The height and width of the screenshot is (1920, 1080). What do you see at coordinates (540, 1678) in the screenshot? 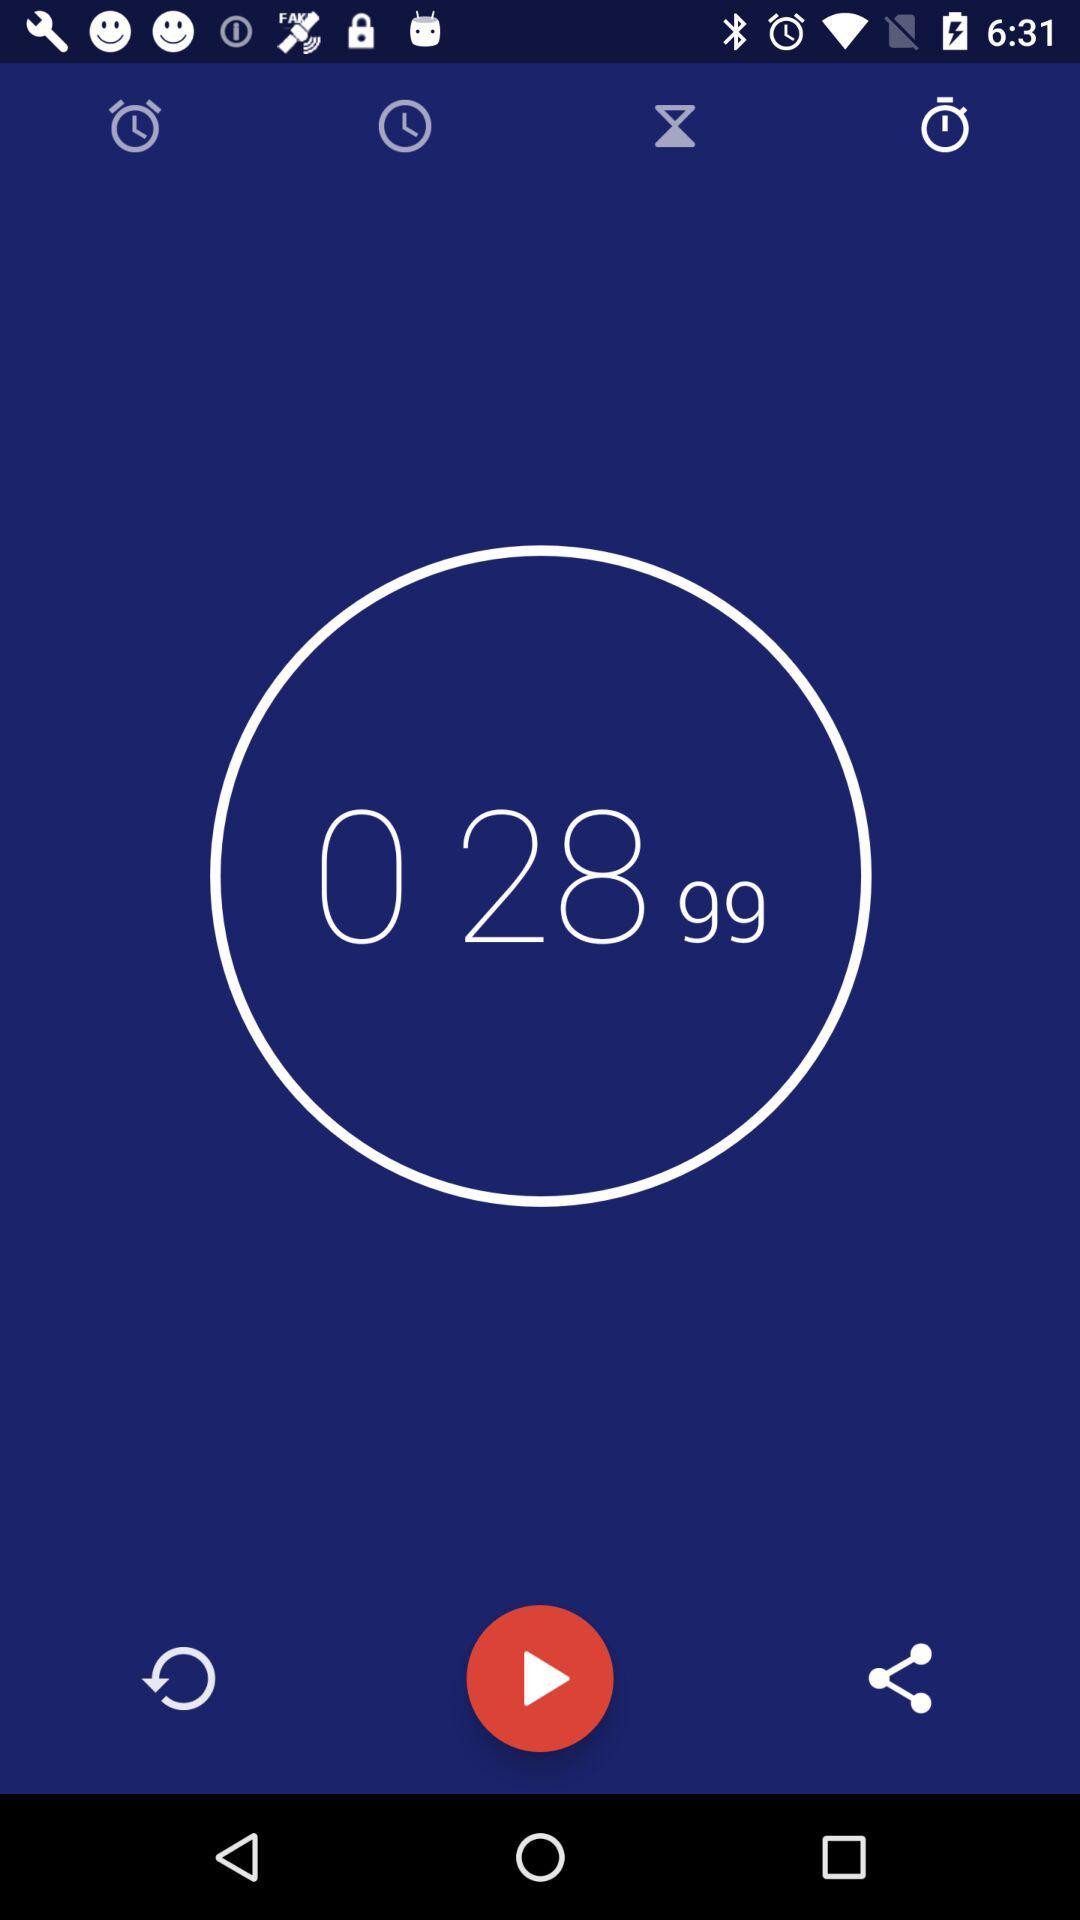
I see `the play icon` at bounding box center [540, 1678].